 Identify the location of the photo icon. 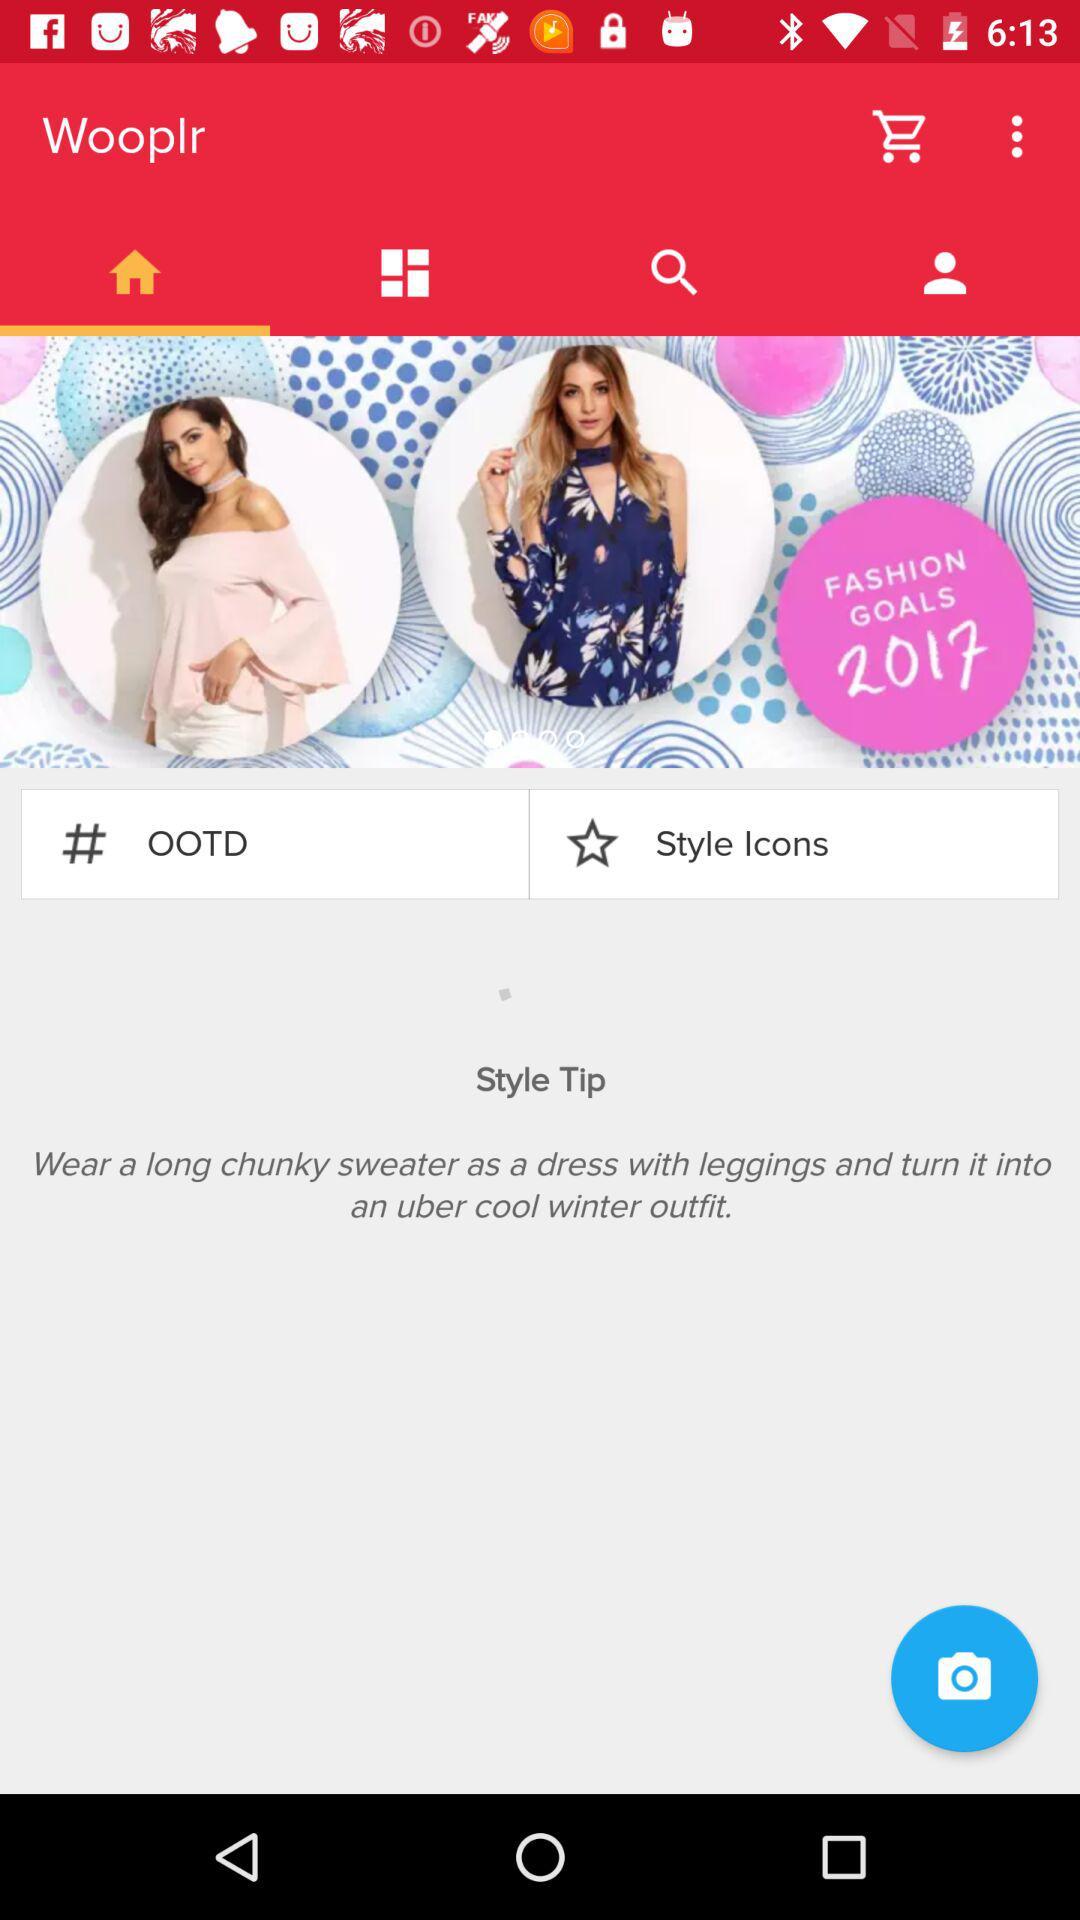
(963, 1678).